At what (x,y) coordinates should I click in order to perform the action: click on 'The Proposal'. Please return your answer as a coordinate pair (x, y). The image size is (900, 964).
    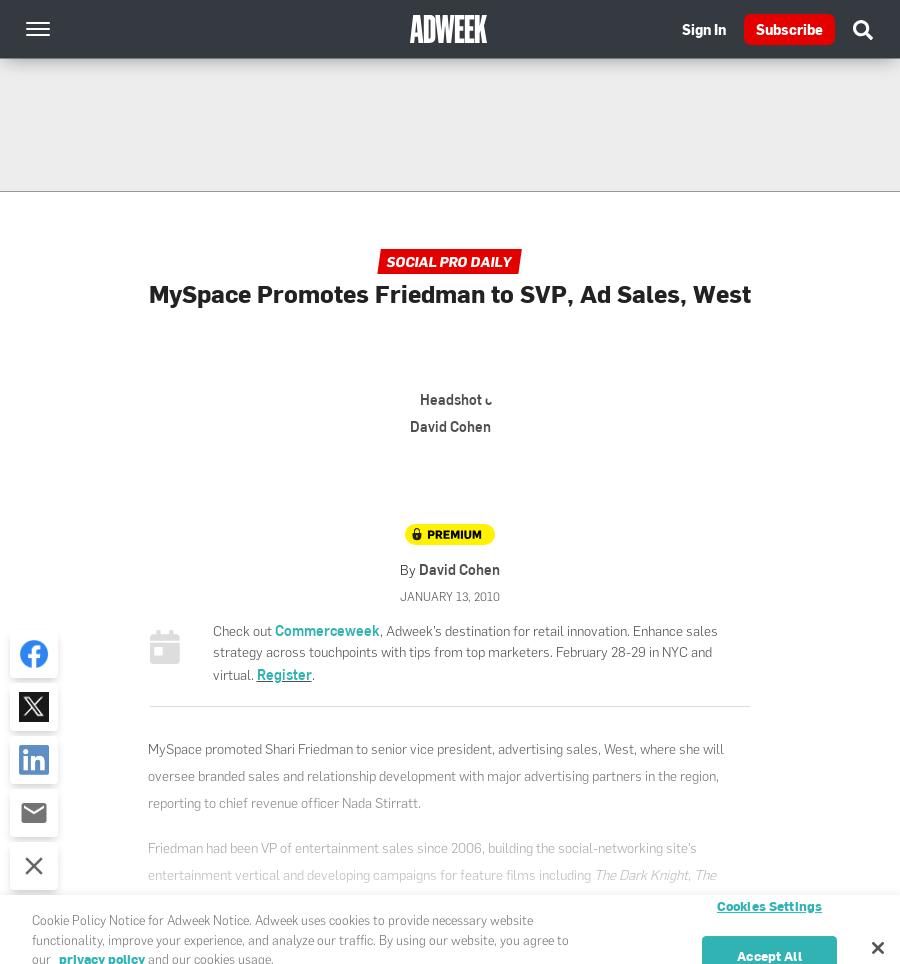
    Looking at the image, I should click on (432, 887).